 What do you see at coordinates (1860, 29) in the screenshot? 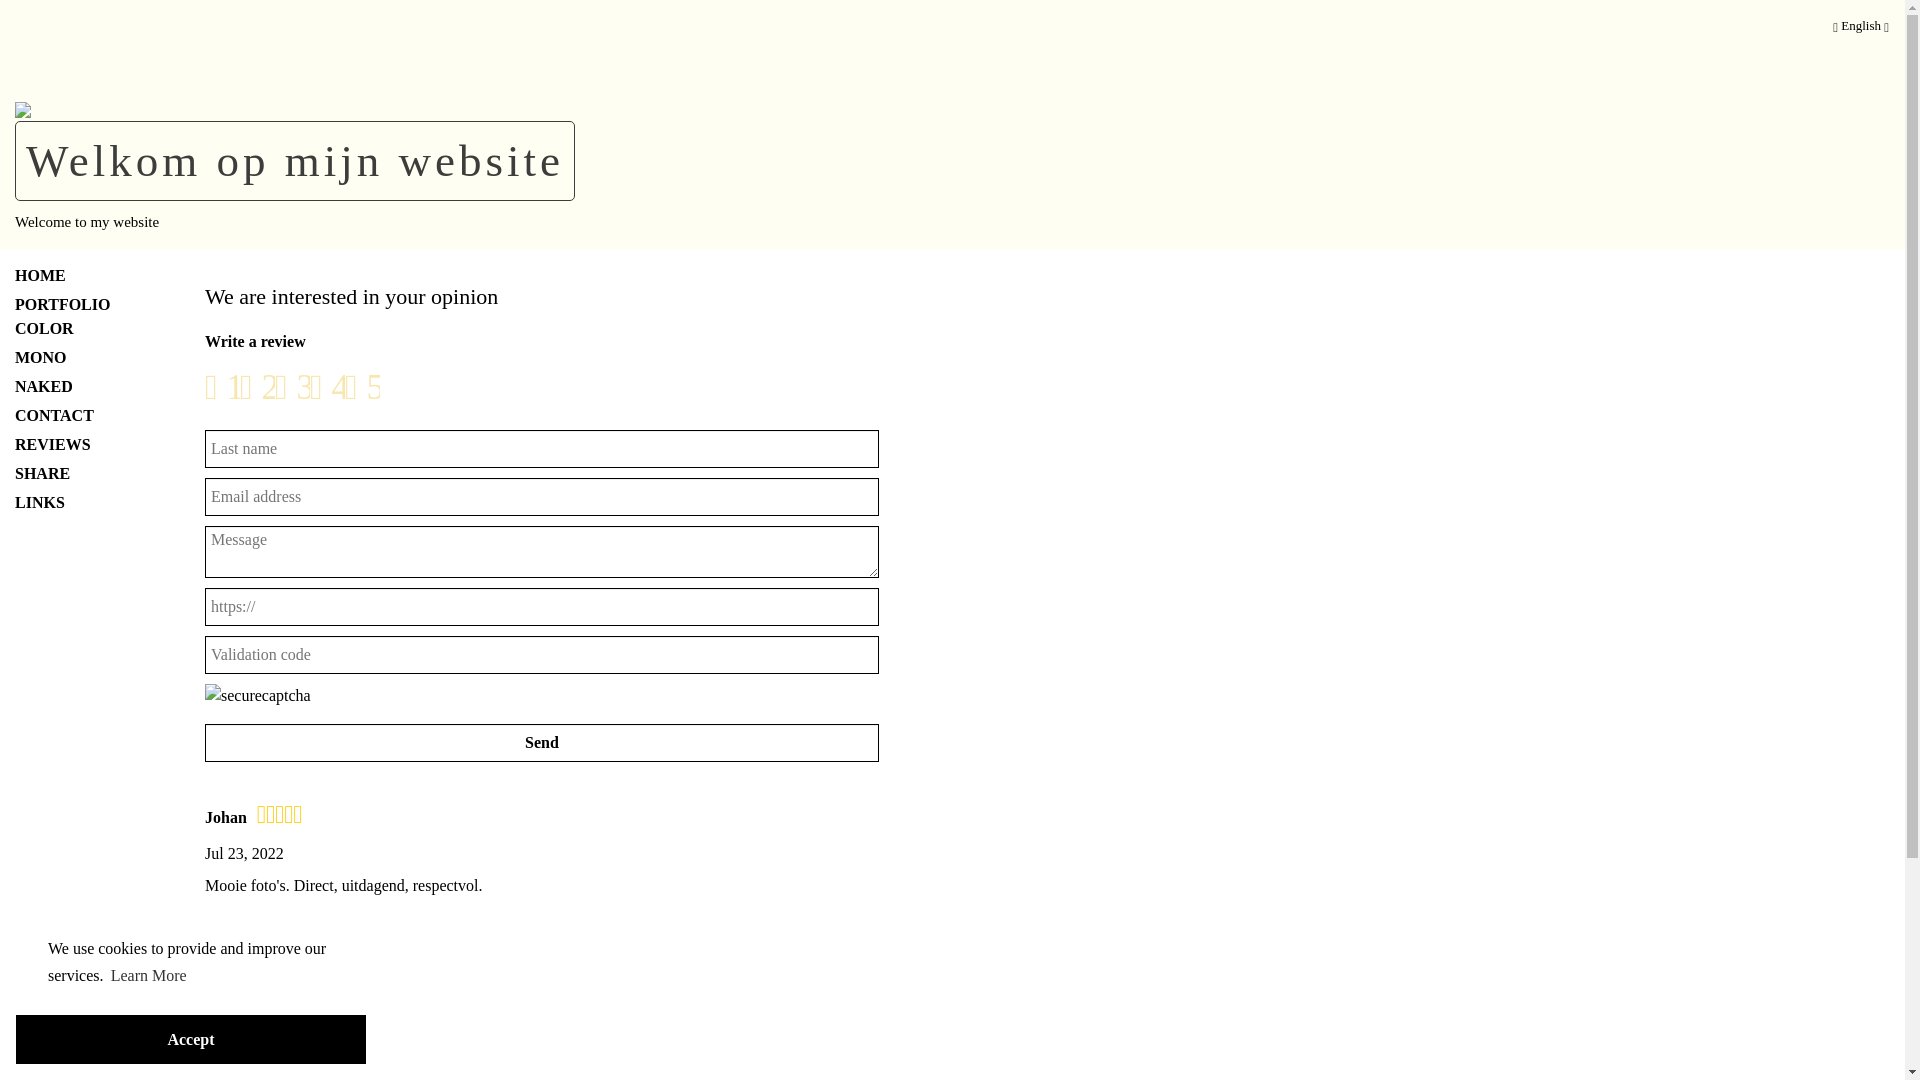
I see `'English'` at bounding box center [1860, 29].